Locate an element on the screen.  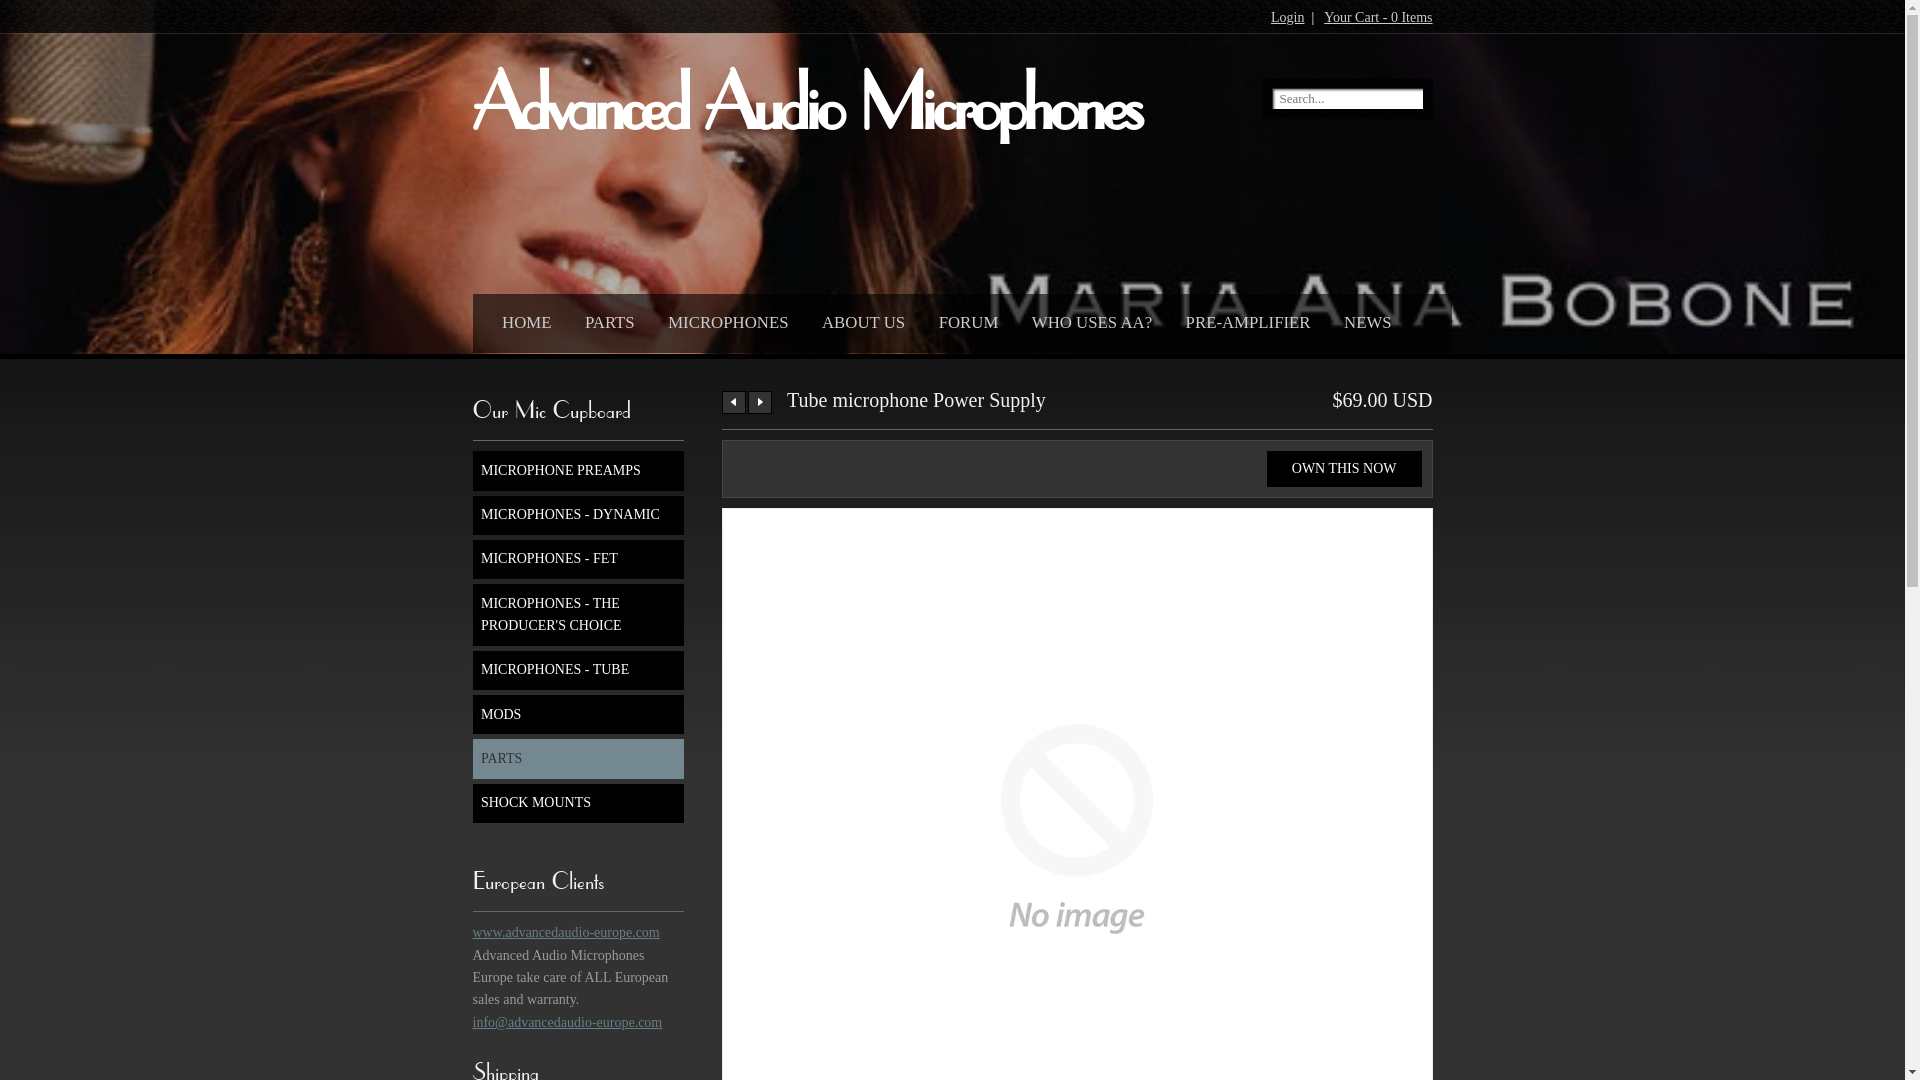
'MICROPHONES - TUBE' is located at coordinates (576, 670).